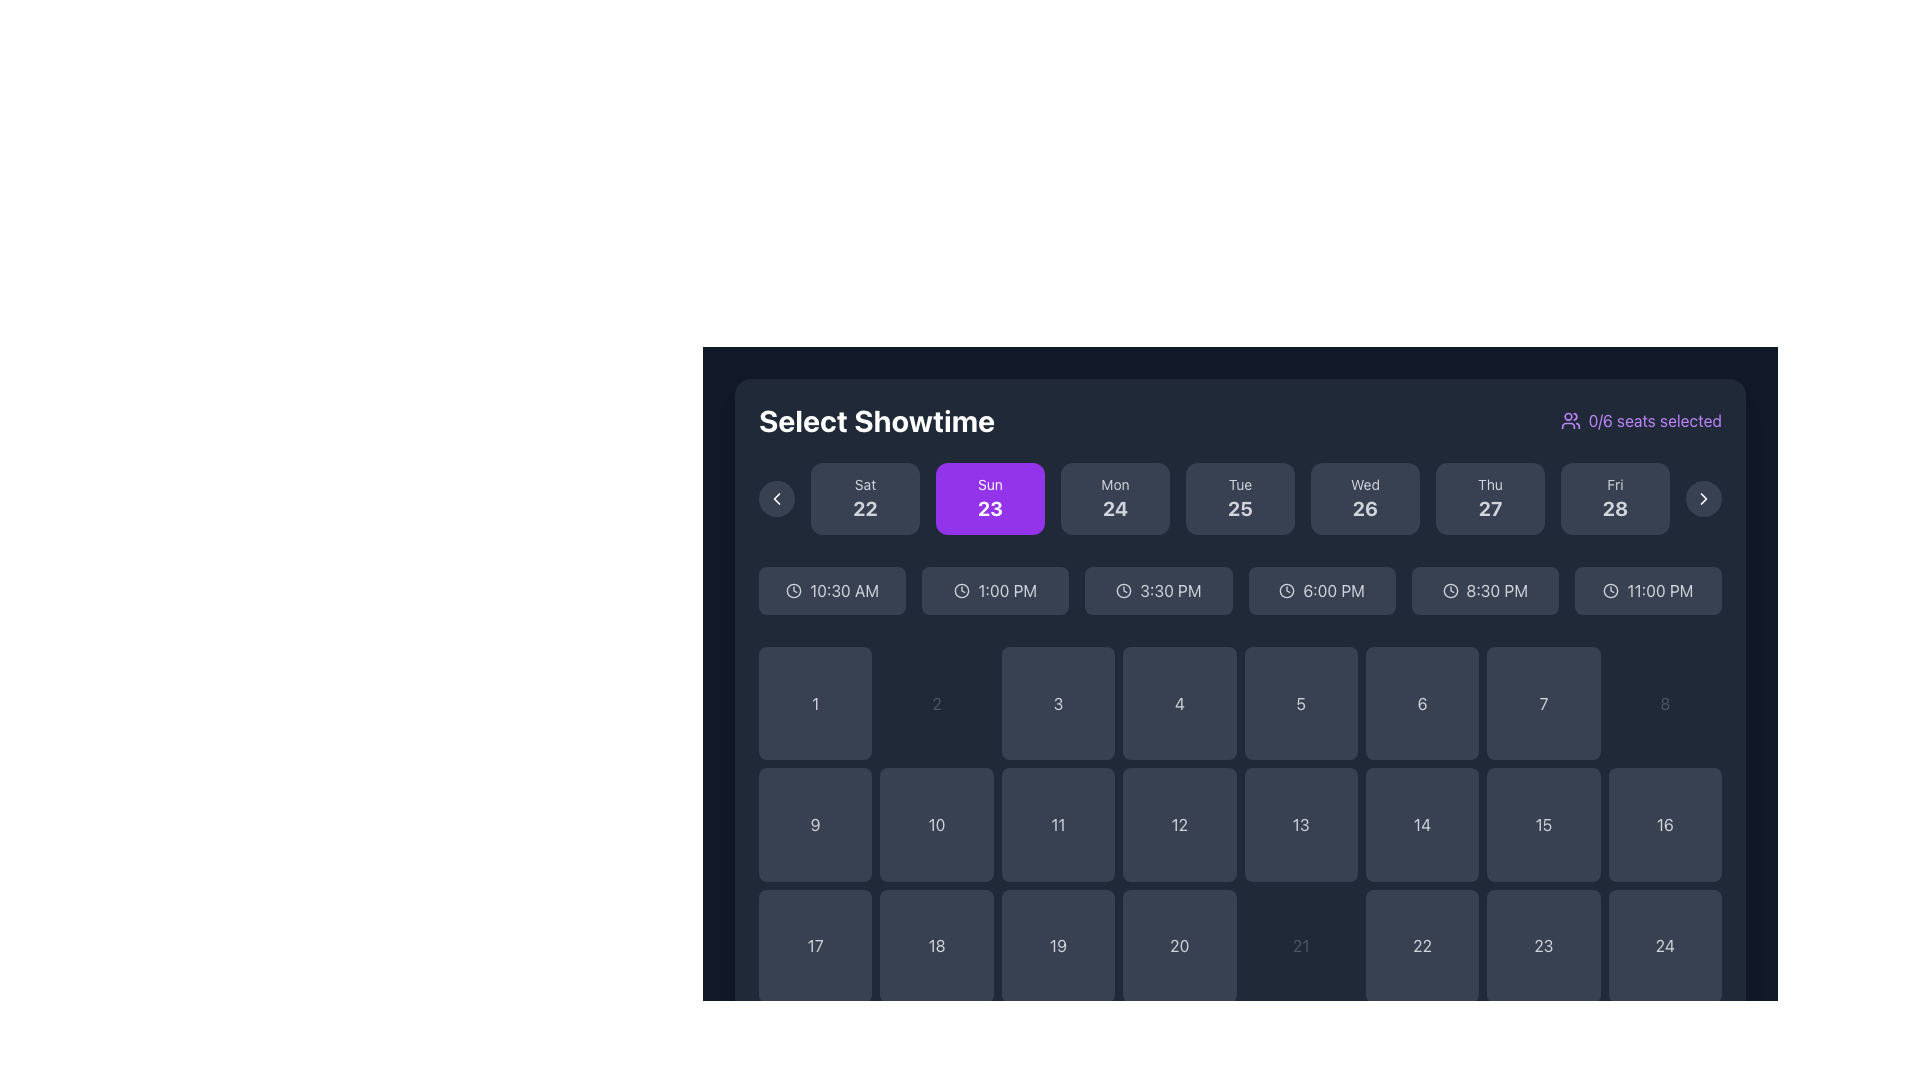 The height and width of the screenshot is (1080, 1920). Describe the element at coordinates (815, 702) in the screenshot. I see `the interactive button labeled '1' at the top-left corner of the grid` at that location.